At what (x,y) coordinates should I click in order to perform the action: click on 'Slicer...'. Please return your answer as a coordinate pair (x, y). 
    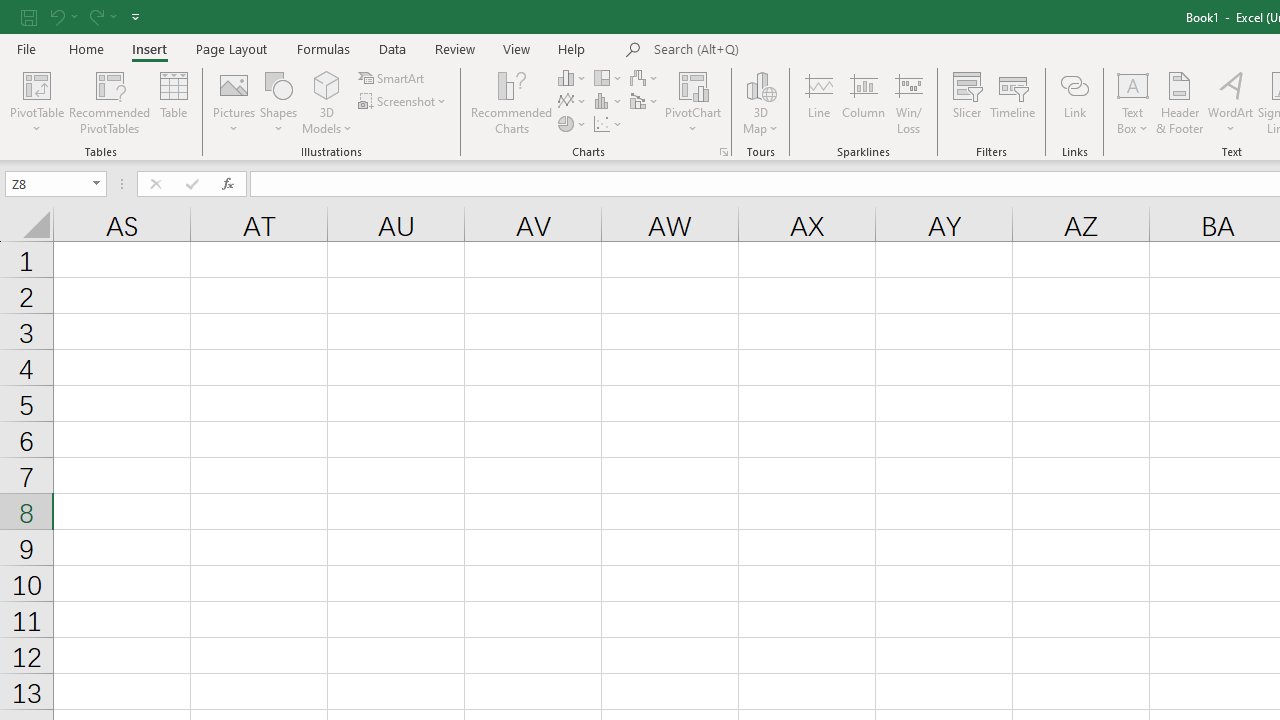
    Looking at the image, I should click on (967, 103).